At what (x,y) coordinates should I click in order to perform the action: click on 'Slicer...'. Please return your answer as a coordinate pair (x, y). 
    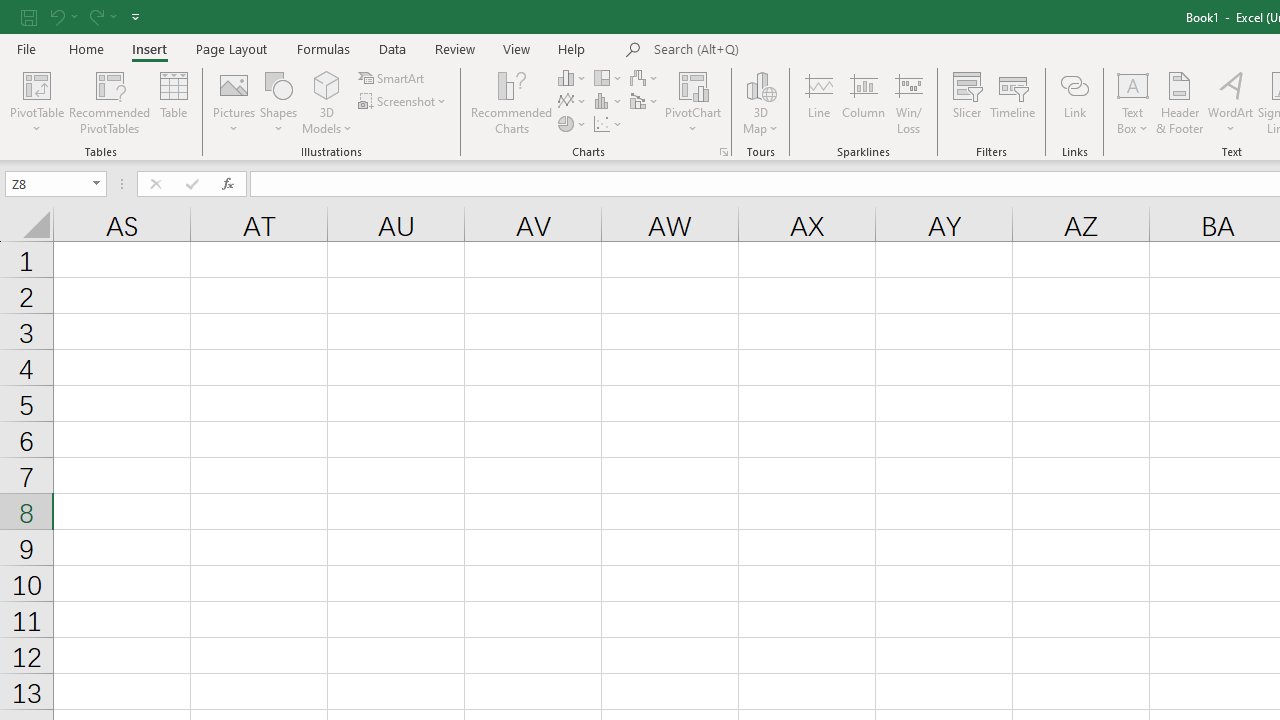
    Looking at the image, I should click on (967, 103).